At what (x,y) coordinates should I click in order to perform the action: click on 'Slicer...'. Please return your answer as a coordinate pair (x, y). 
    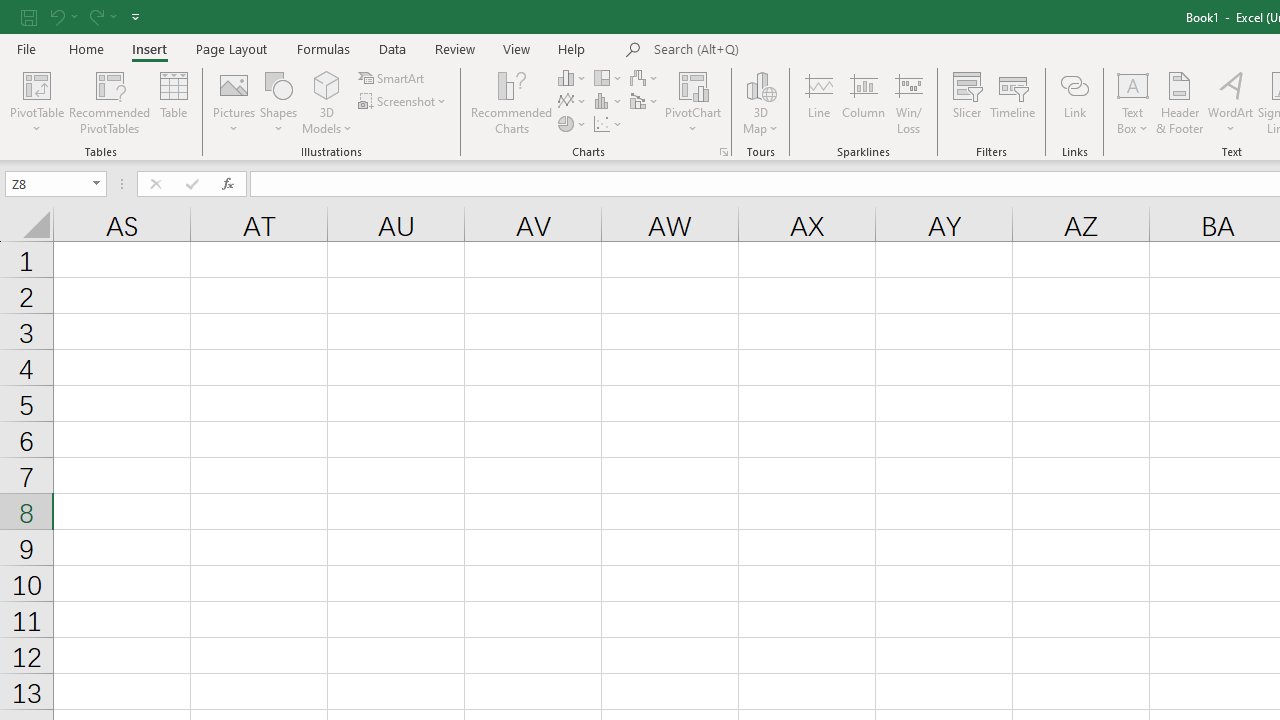
    Looking at the image, I should click on (967, 103).